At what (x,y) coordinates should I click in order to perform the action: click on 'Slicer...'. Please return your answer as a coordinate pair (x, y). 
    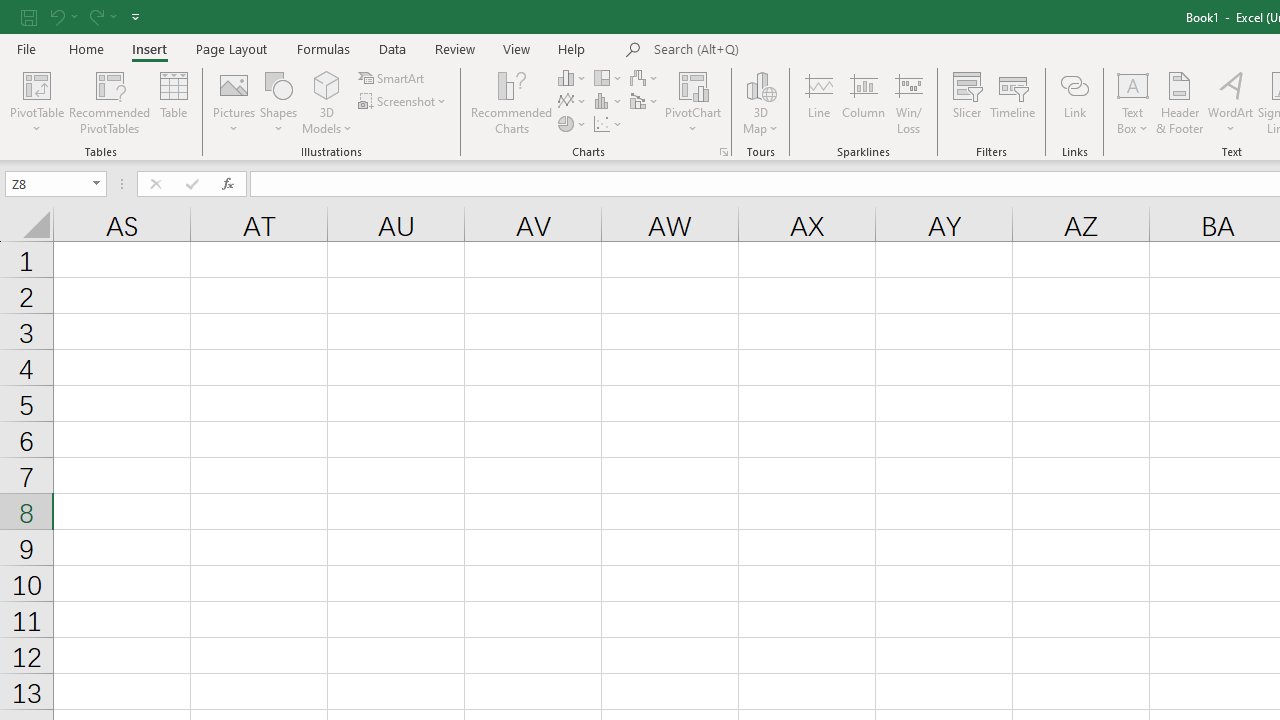
    Looking at the image, I should click on (967, 103).